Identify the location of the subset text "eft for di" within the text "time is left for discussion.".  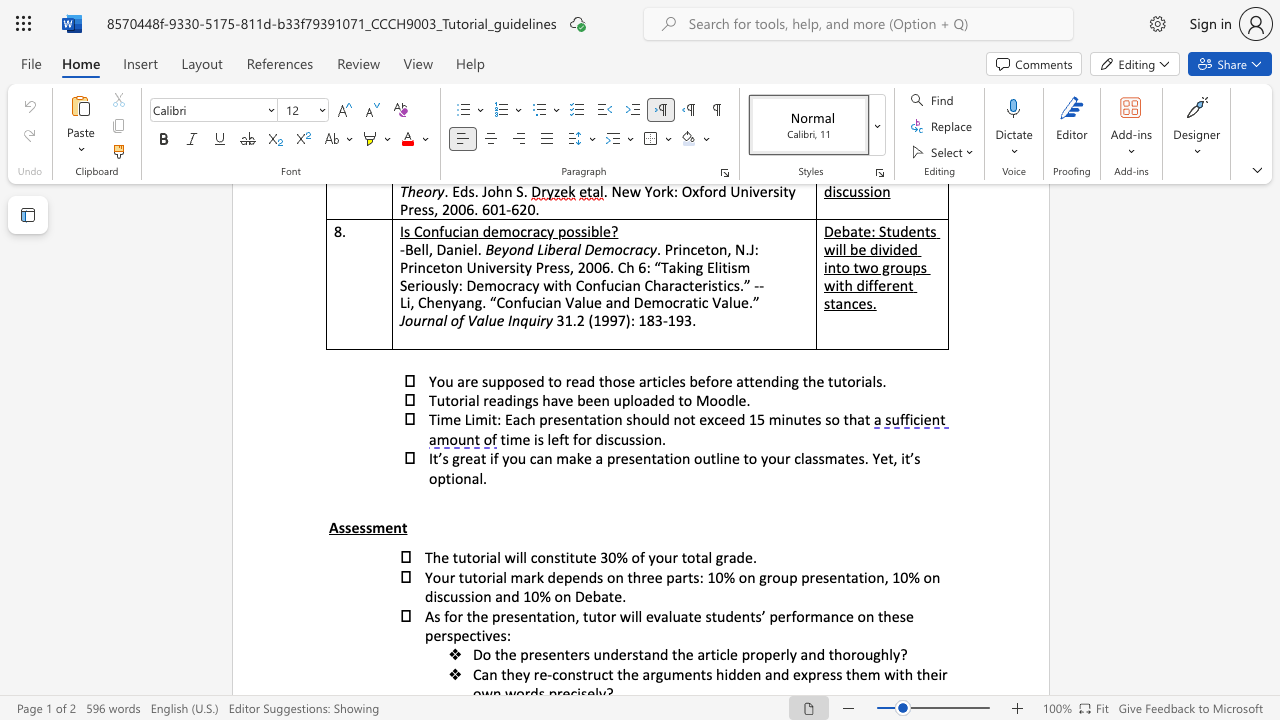
(551, 438).